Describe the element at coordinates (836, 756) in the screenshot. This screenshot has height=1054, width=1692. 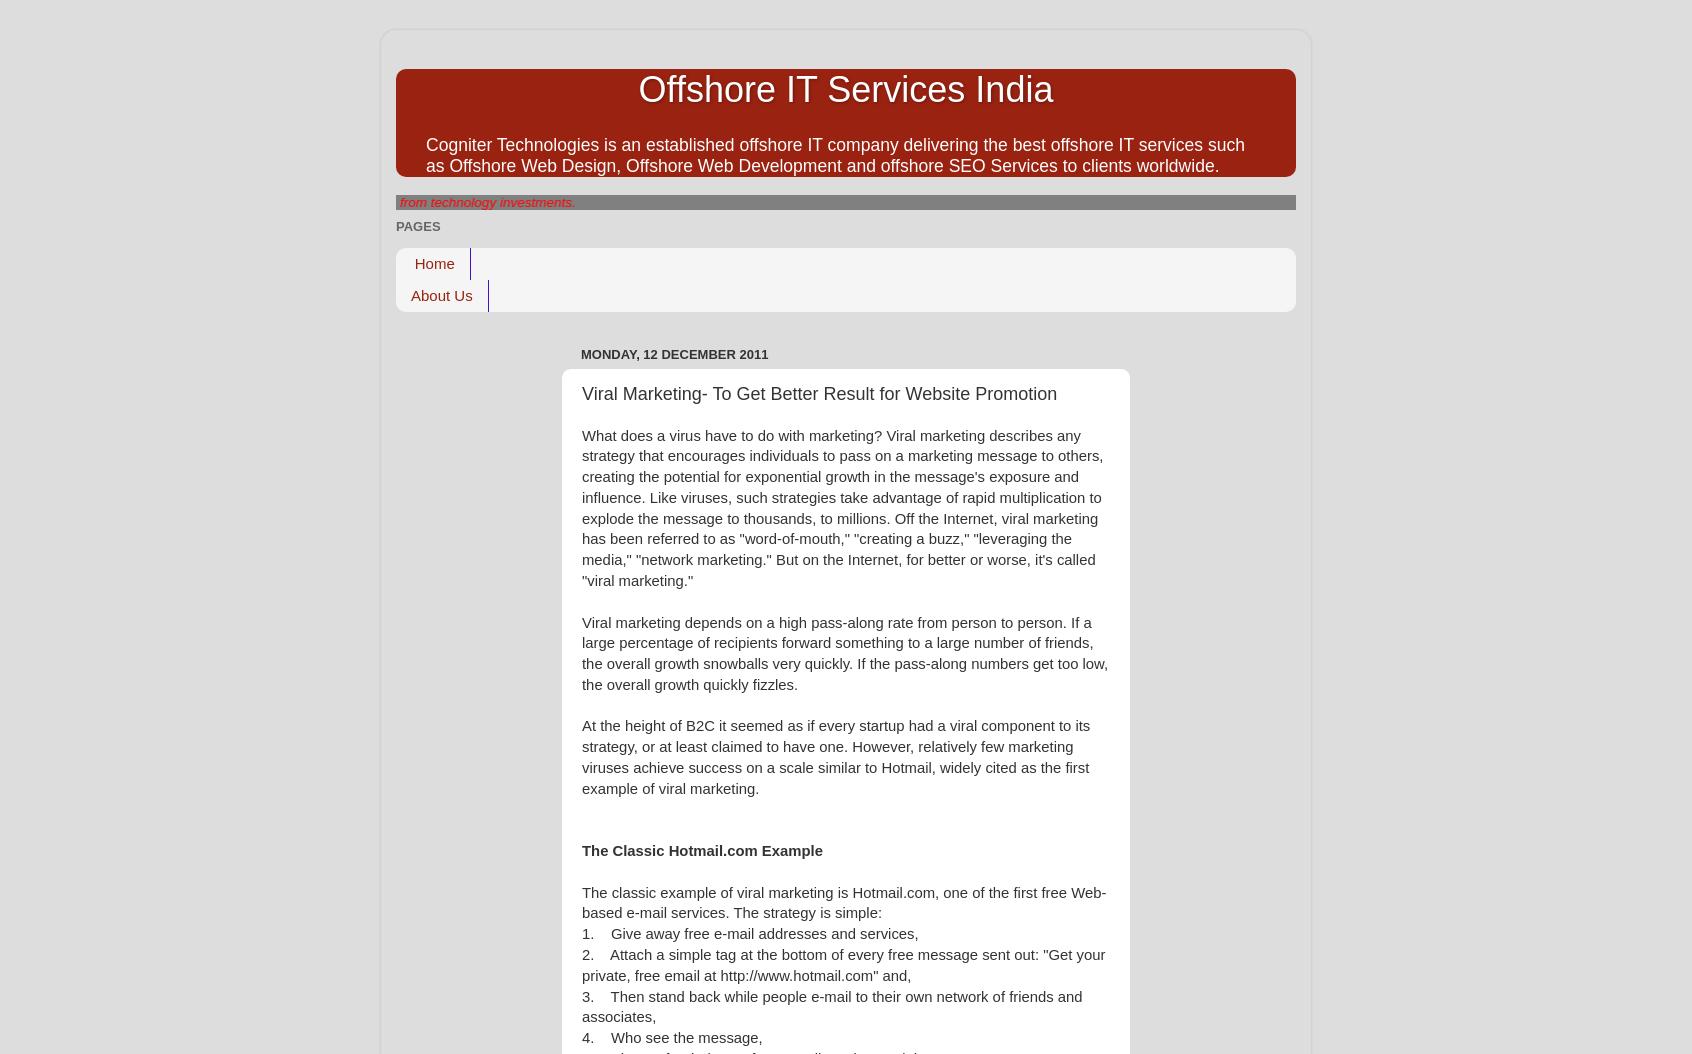
I see `'At the height of B2C it seemed as if every startup had a viral component to its strategy, or at least claimed to have one. However, relatively few marketing viruses achieve success on a scale similar to Hotmail, widely cited as the first example of viral marketing.'` at that location.